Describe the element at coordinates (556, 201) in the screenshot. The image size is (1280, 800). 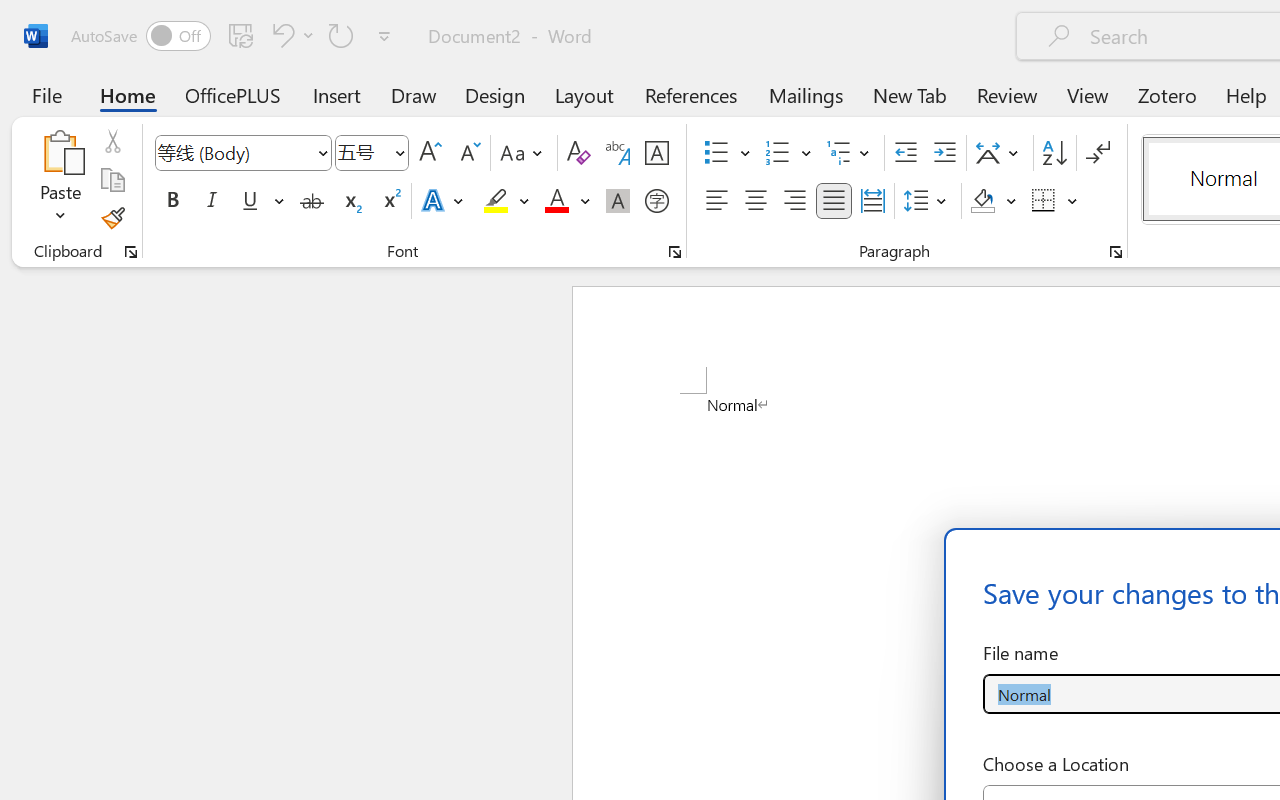
I see `'Font Color Red'` at that location.